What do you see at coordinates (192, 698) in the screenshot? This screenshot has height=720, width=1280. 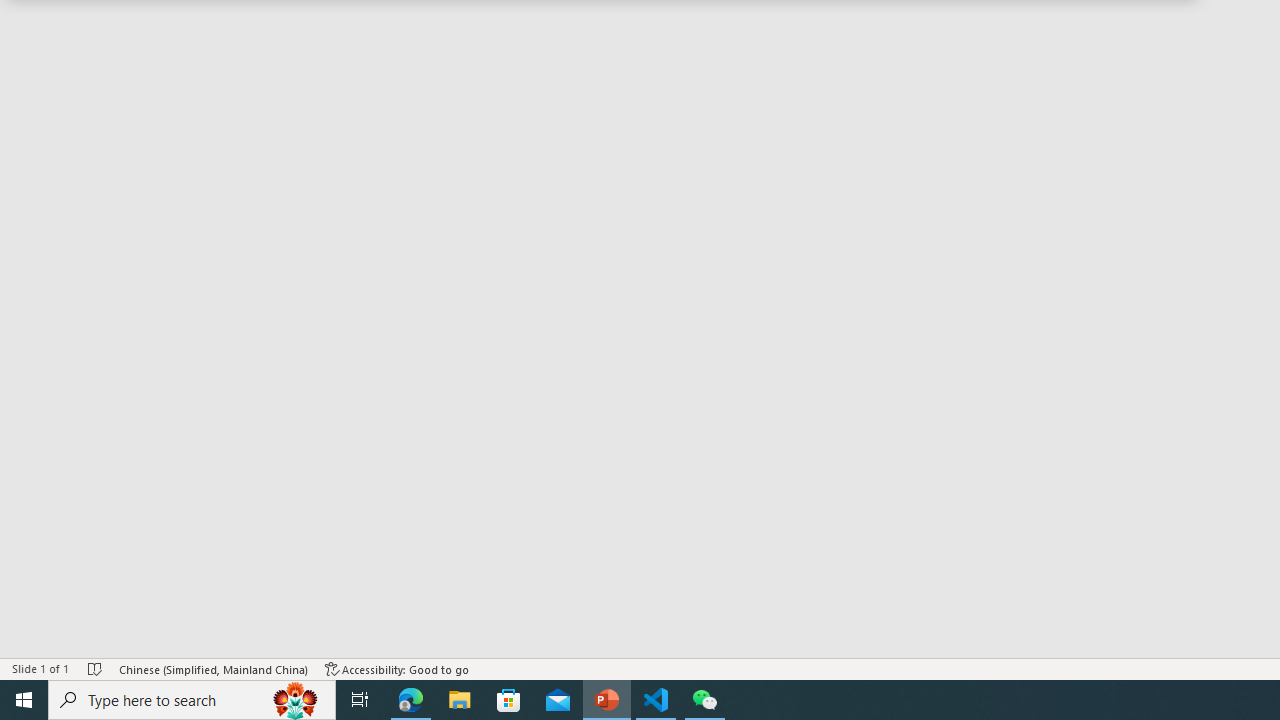 I see `'Type here to search'` at bounding box center [192, 698].